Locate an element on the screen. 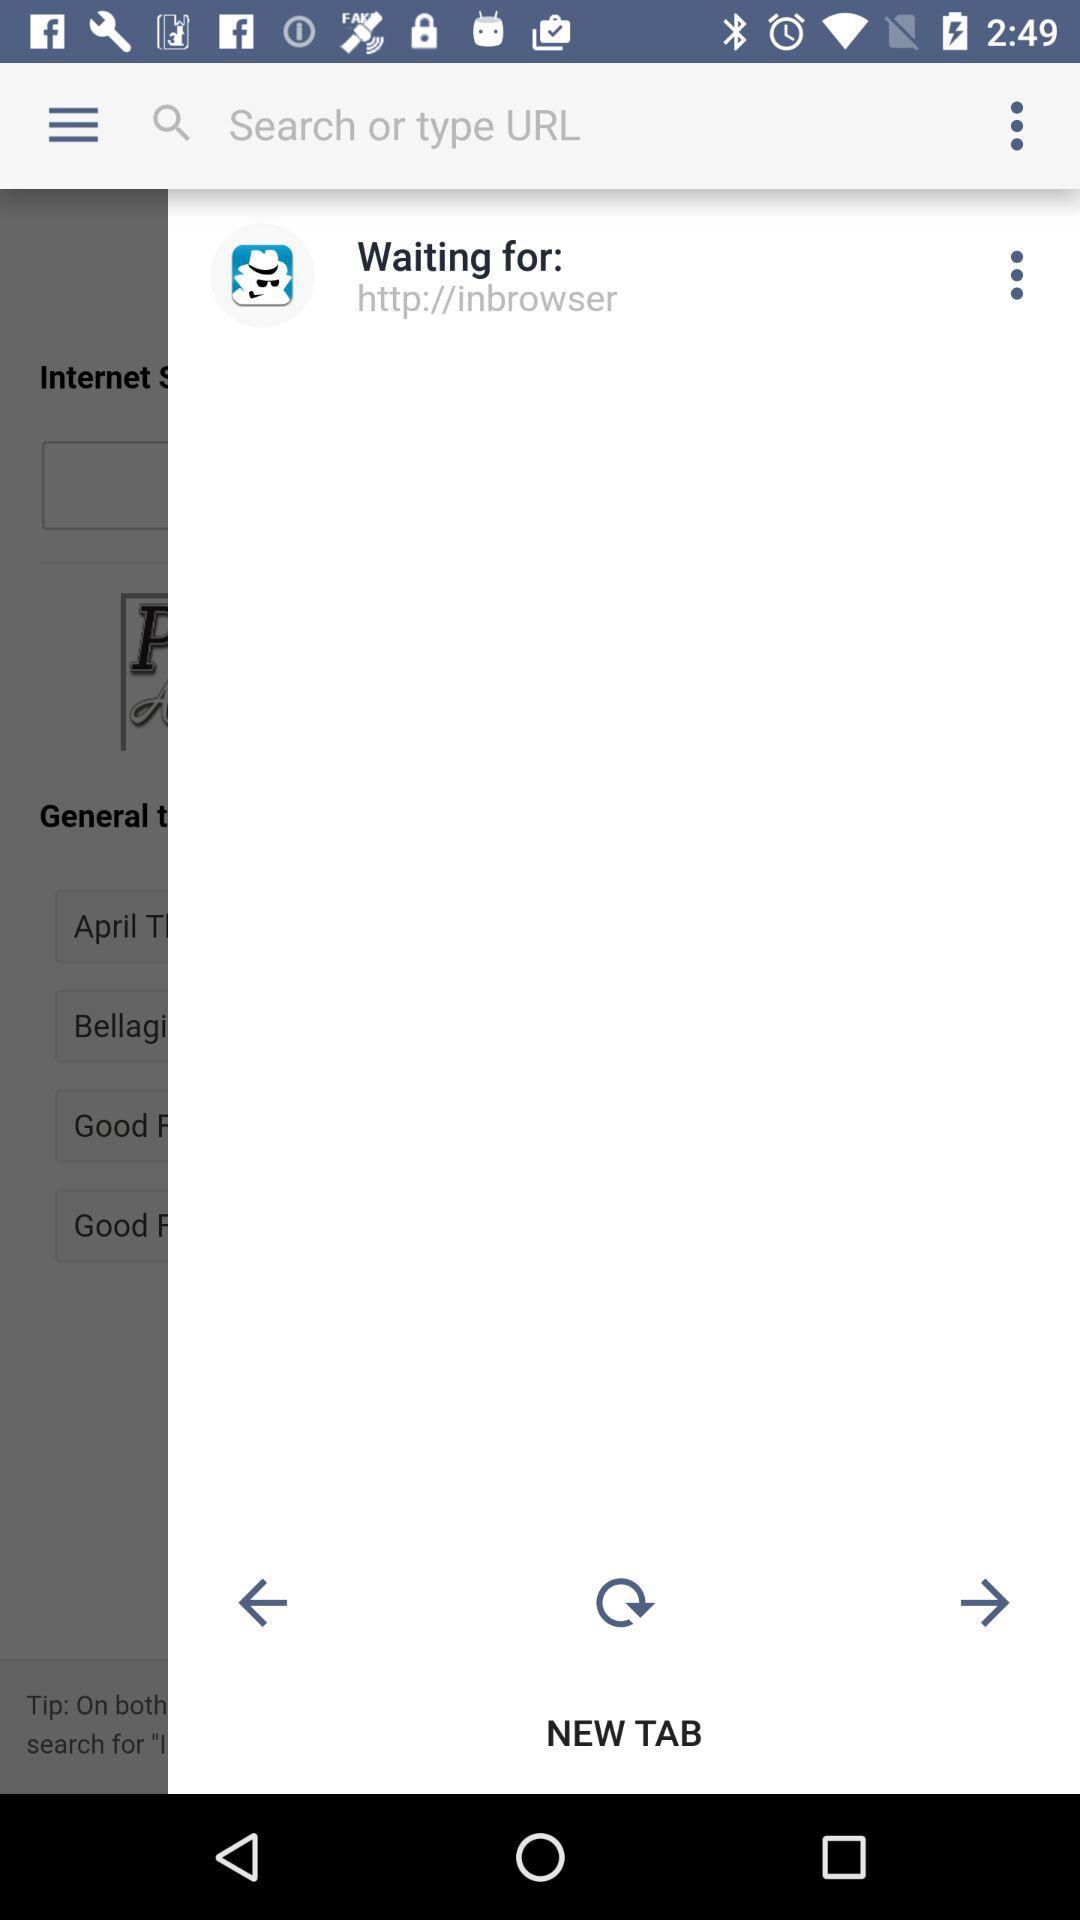  the new tab is located at coordinates (623, 1731).